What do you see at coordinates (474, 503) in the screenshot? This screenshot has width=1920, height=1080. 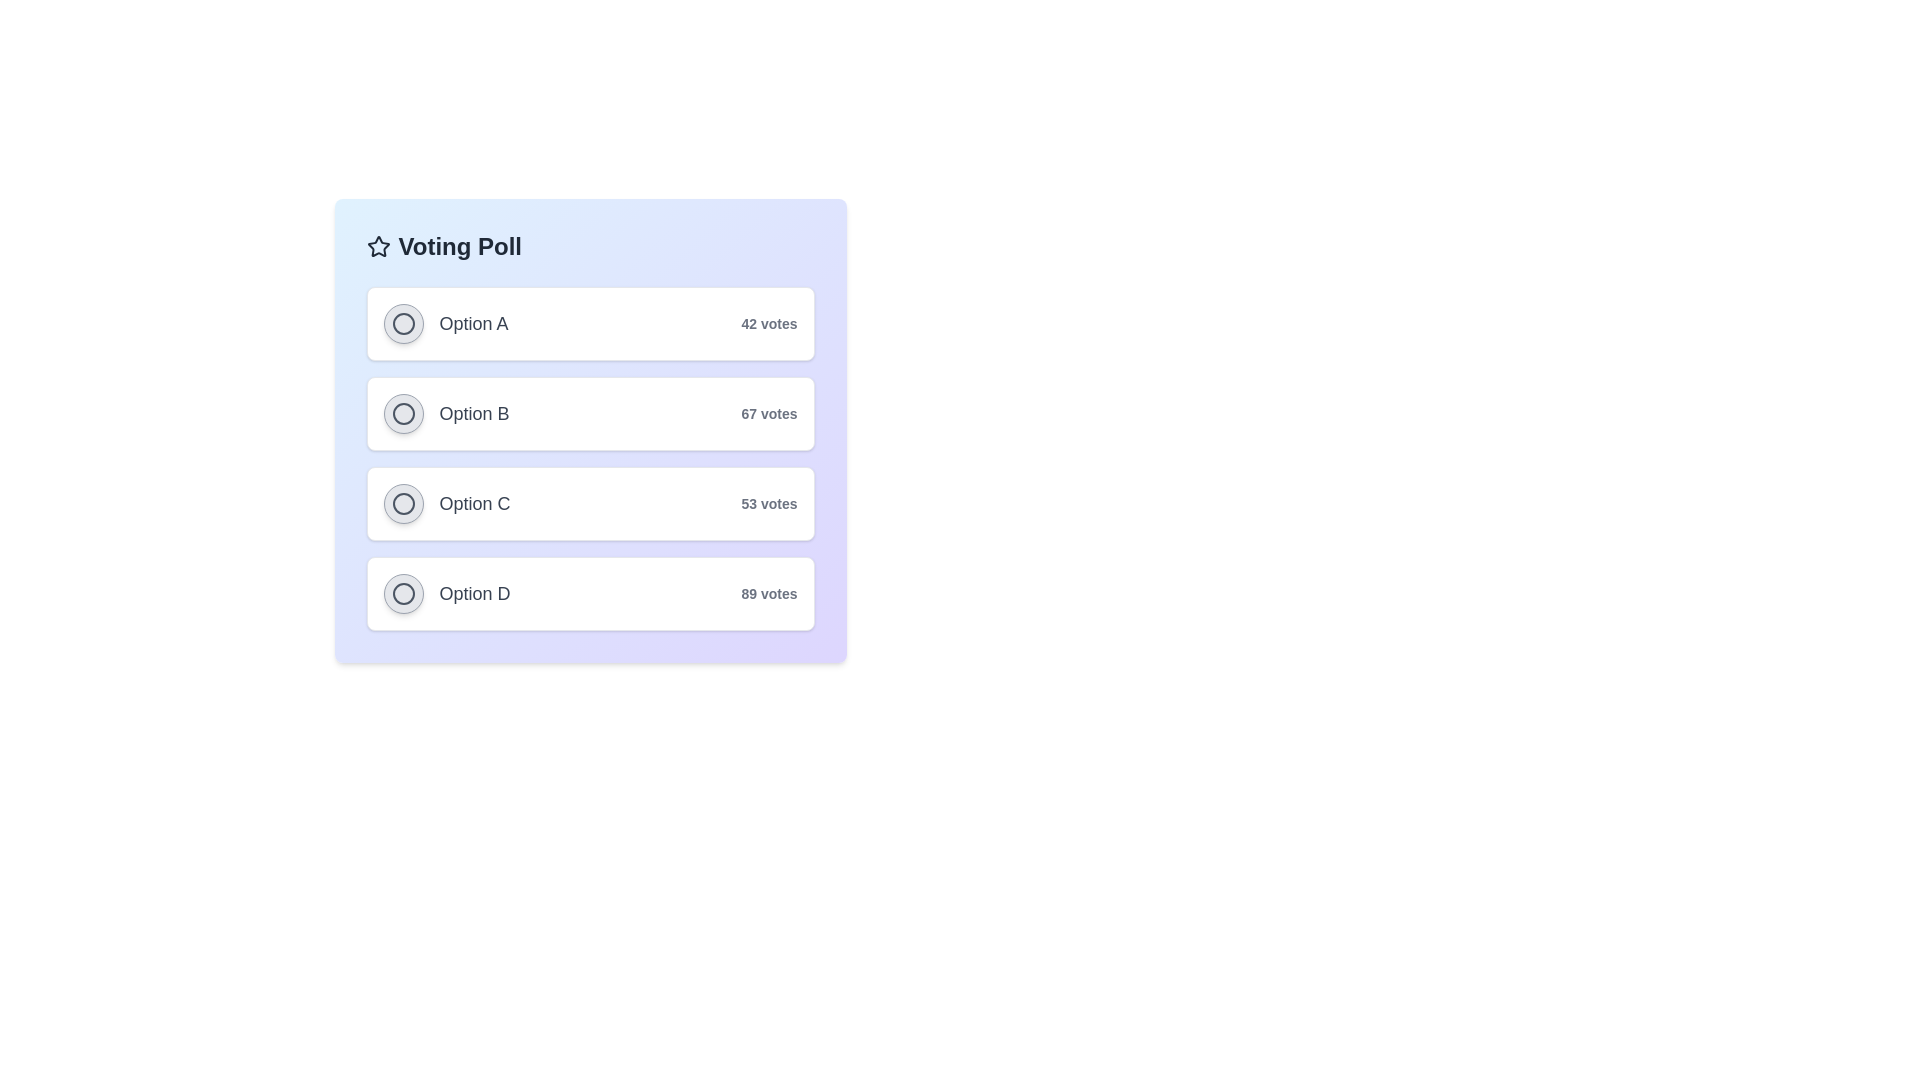 I see `the text label displaying 'Option C', which is styled with medium-weight gray font and is the third option in a vertical list of choices` at bounding box center [474, 503].